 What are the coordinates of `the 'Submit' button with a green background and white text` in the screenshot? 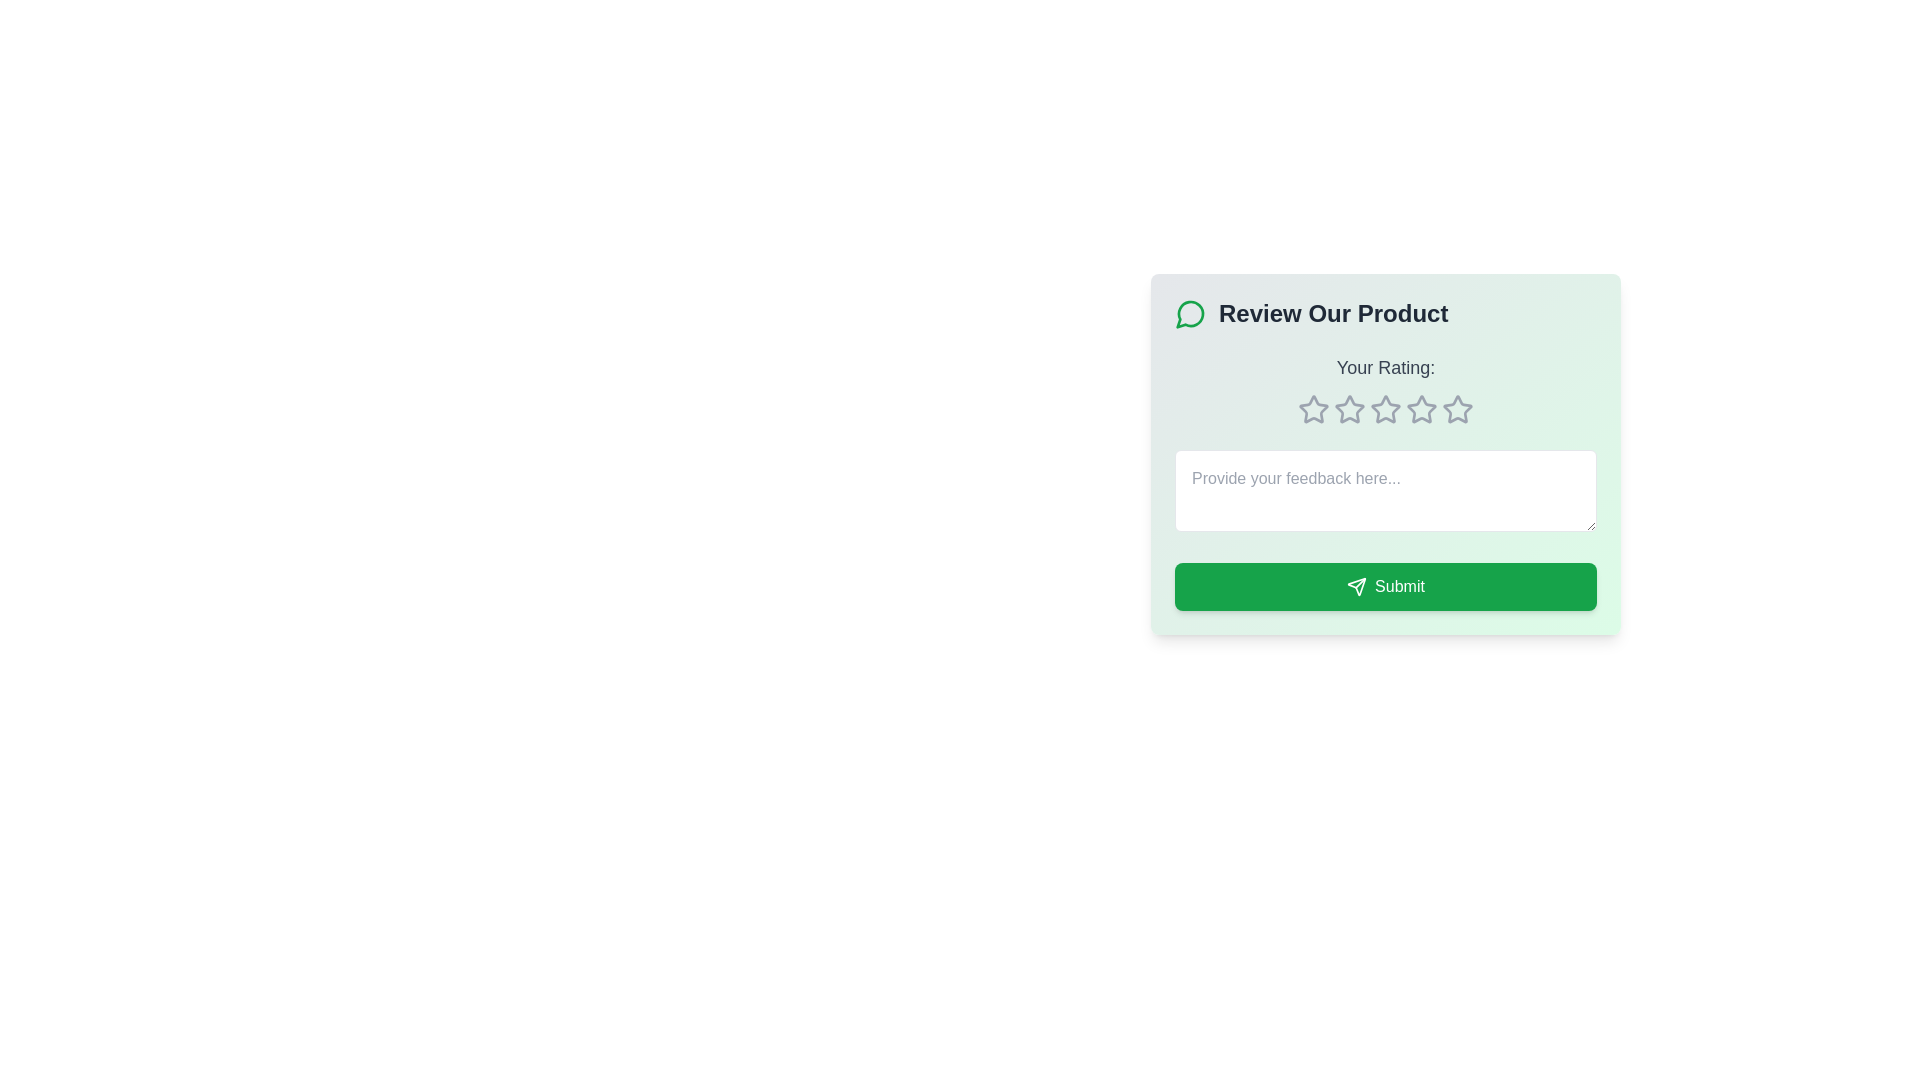 It's located at (1385, 585).